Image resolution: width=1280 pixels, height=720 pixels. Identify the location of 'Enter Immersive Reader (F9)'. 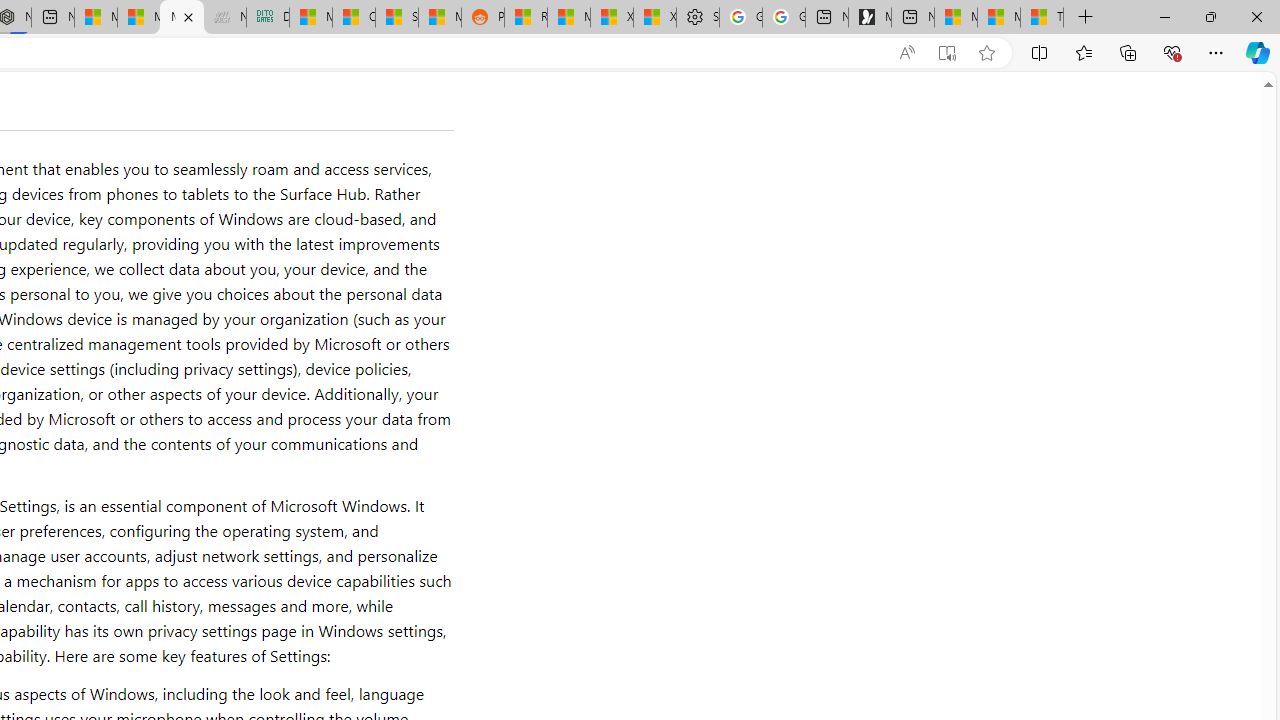
(945, 52).